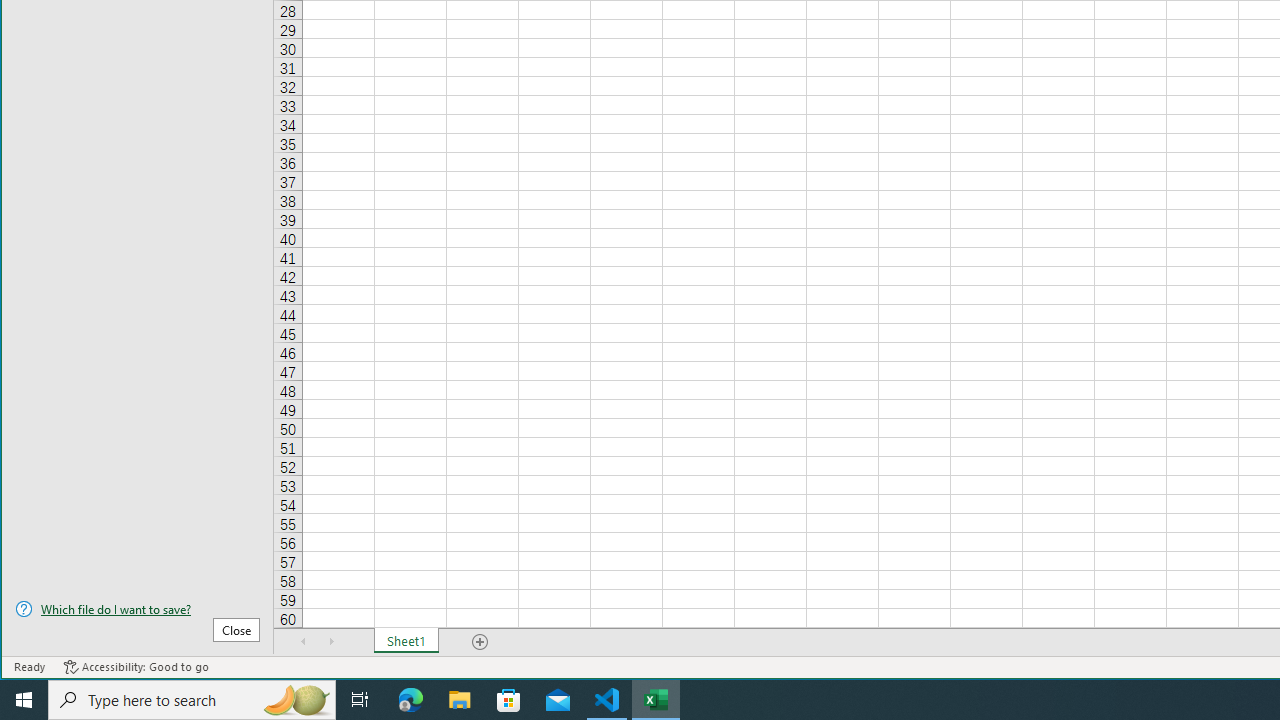 This screenshot has height=720, width=1280. Describe the element at coordinates (606, 698) in the screenshot. I see `'Visual Studio Code - 1 running window'` at that location.